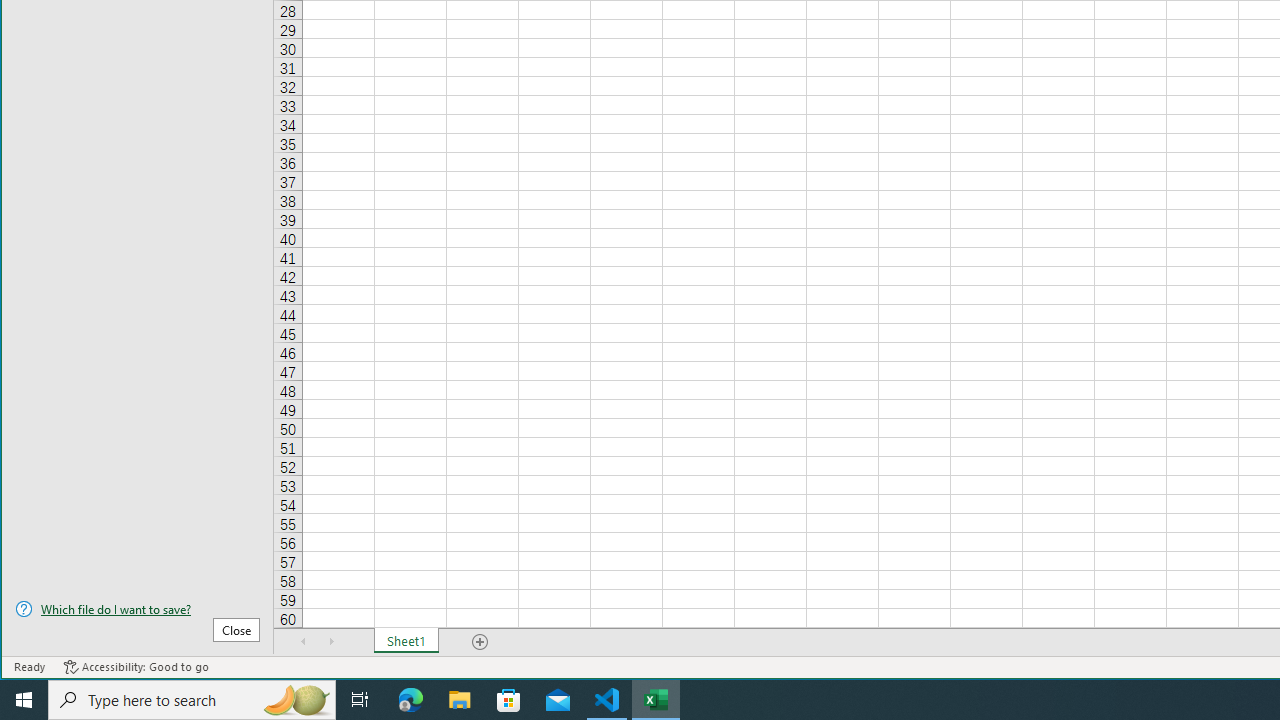 This screenshot has height=720, width=1280. Describe the element at coordinates (606, 698) in the screenshot. I see `'Visual Studio Code - 1 running window'` at that location.